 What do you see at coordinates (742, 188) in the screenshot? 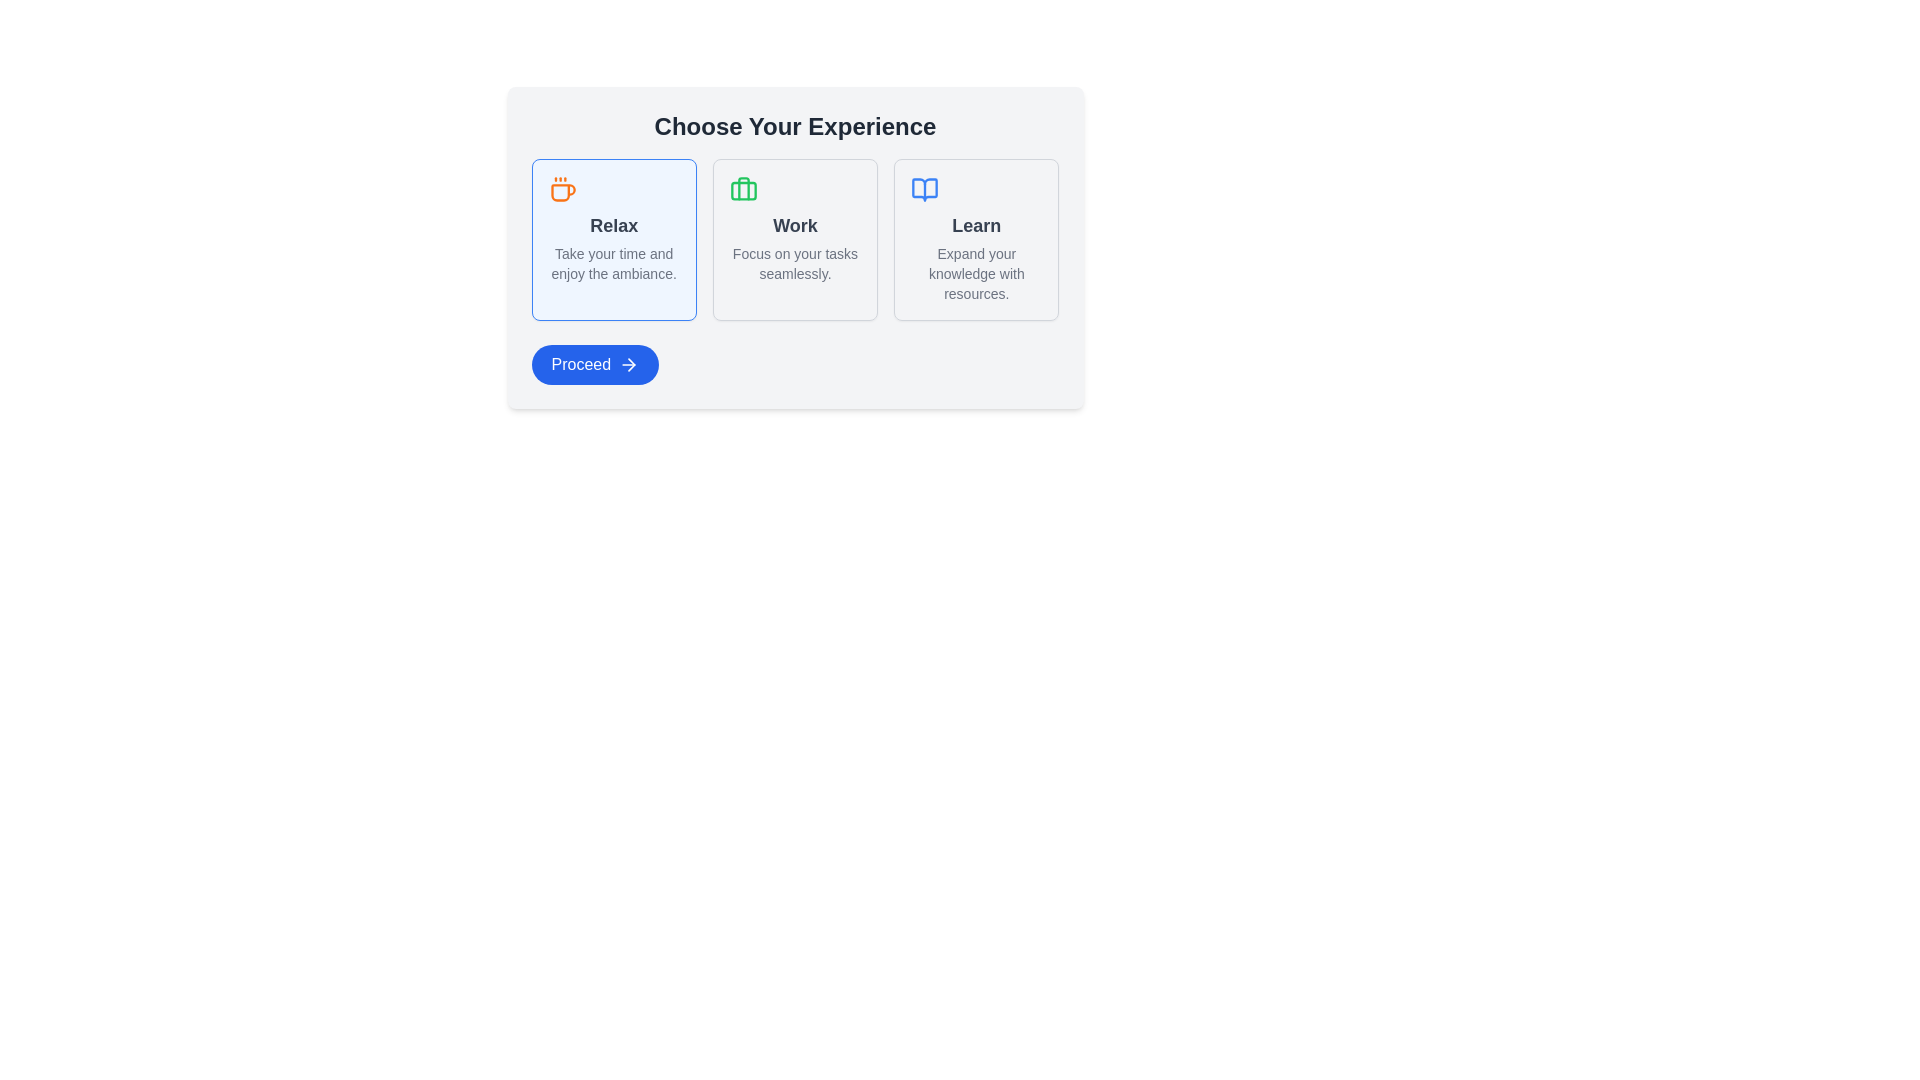
I see `the decorative vertical rectangular bar within the briefcase icon located in the second option from the left under 'Choose Your Experience', specifically on the 'Work' option card` at bounding box center [742, 188].